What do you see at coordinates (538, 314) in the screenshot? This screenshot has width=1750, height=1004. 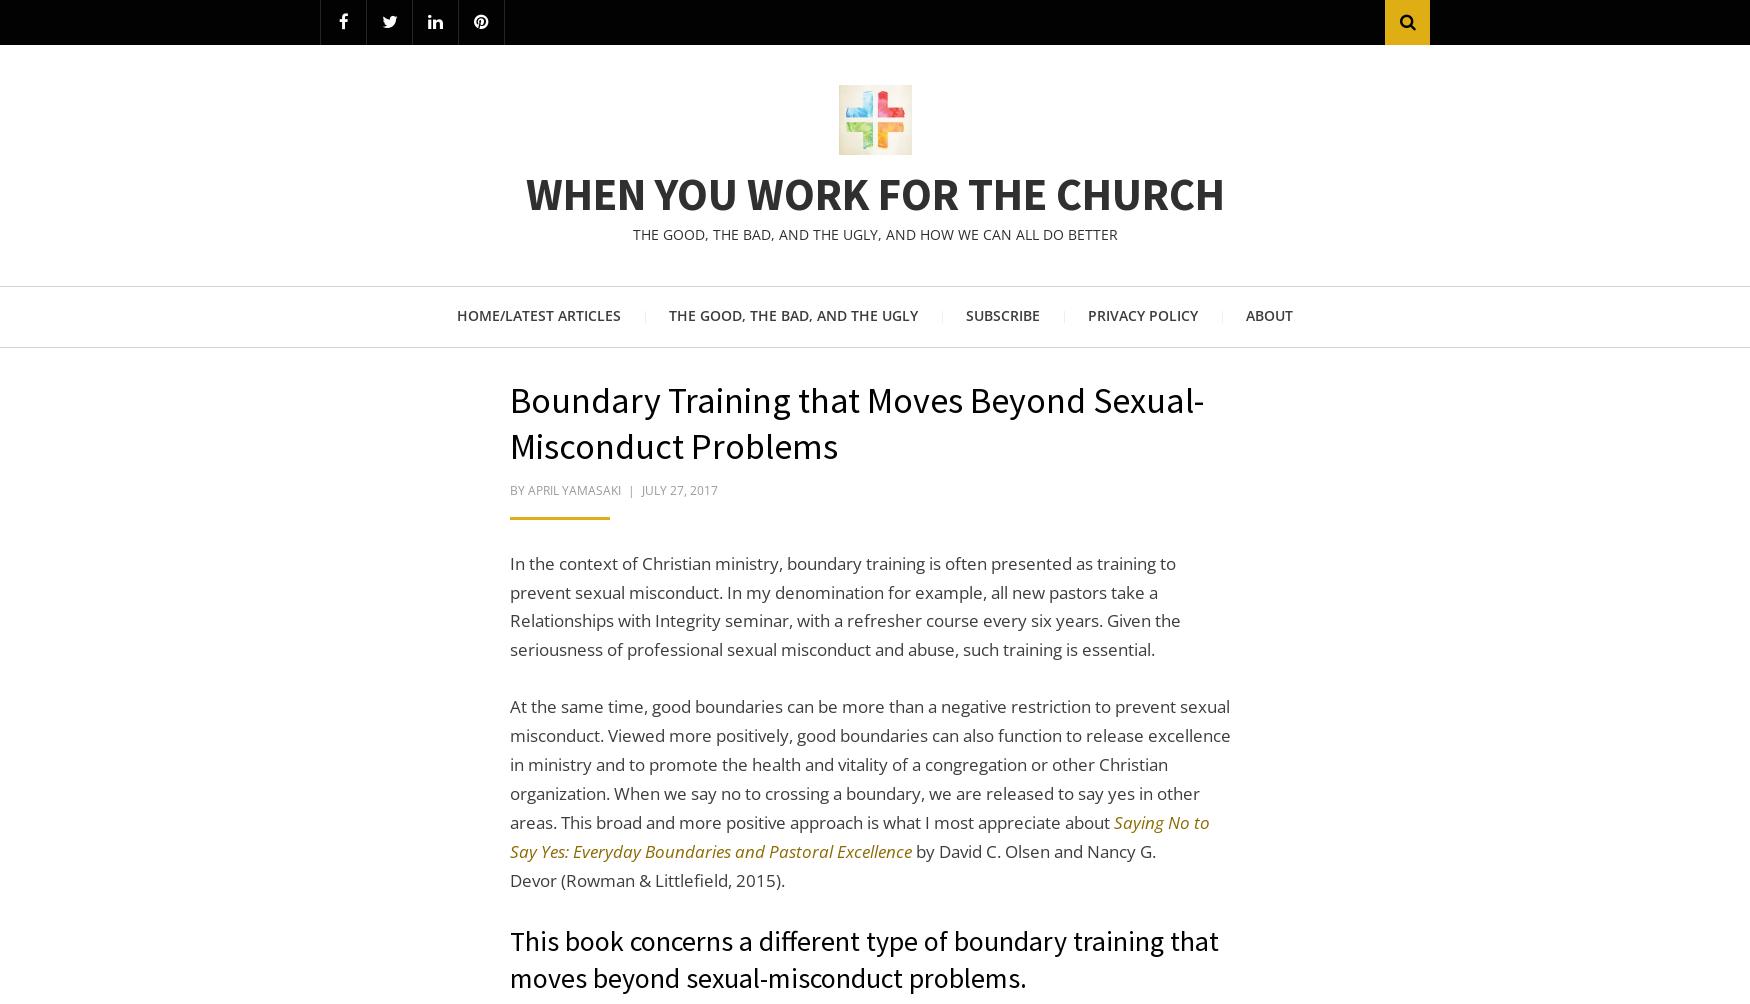 I see `'Home/Latest Articles'` at bounding box center [538, 314].